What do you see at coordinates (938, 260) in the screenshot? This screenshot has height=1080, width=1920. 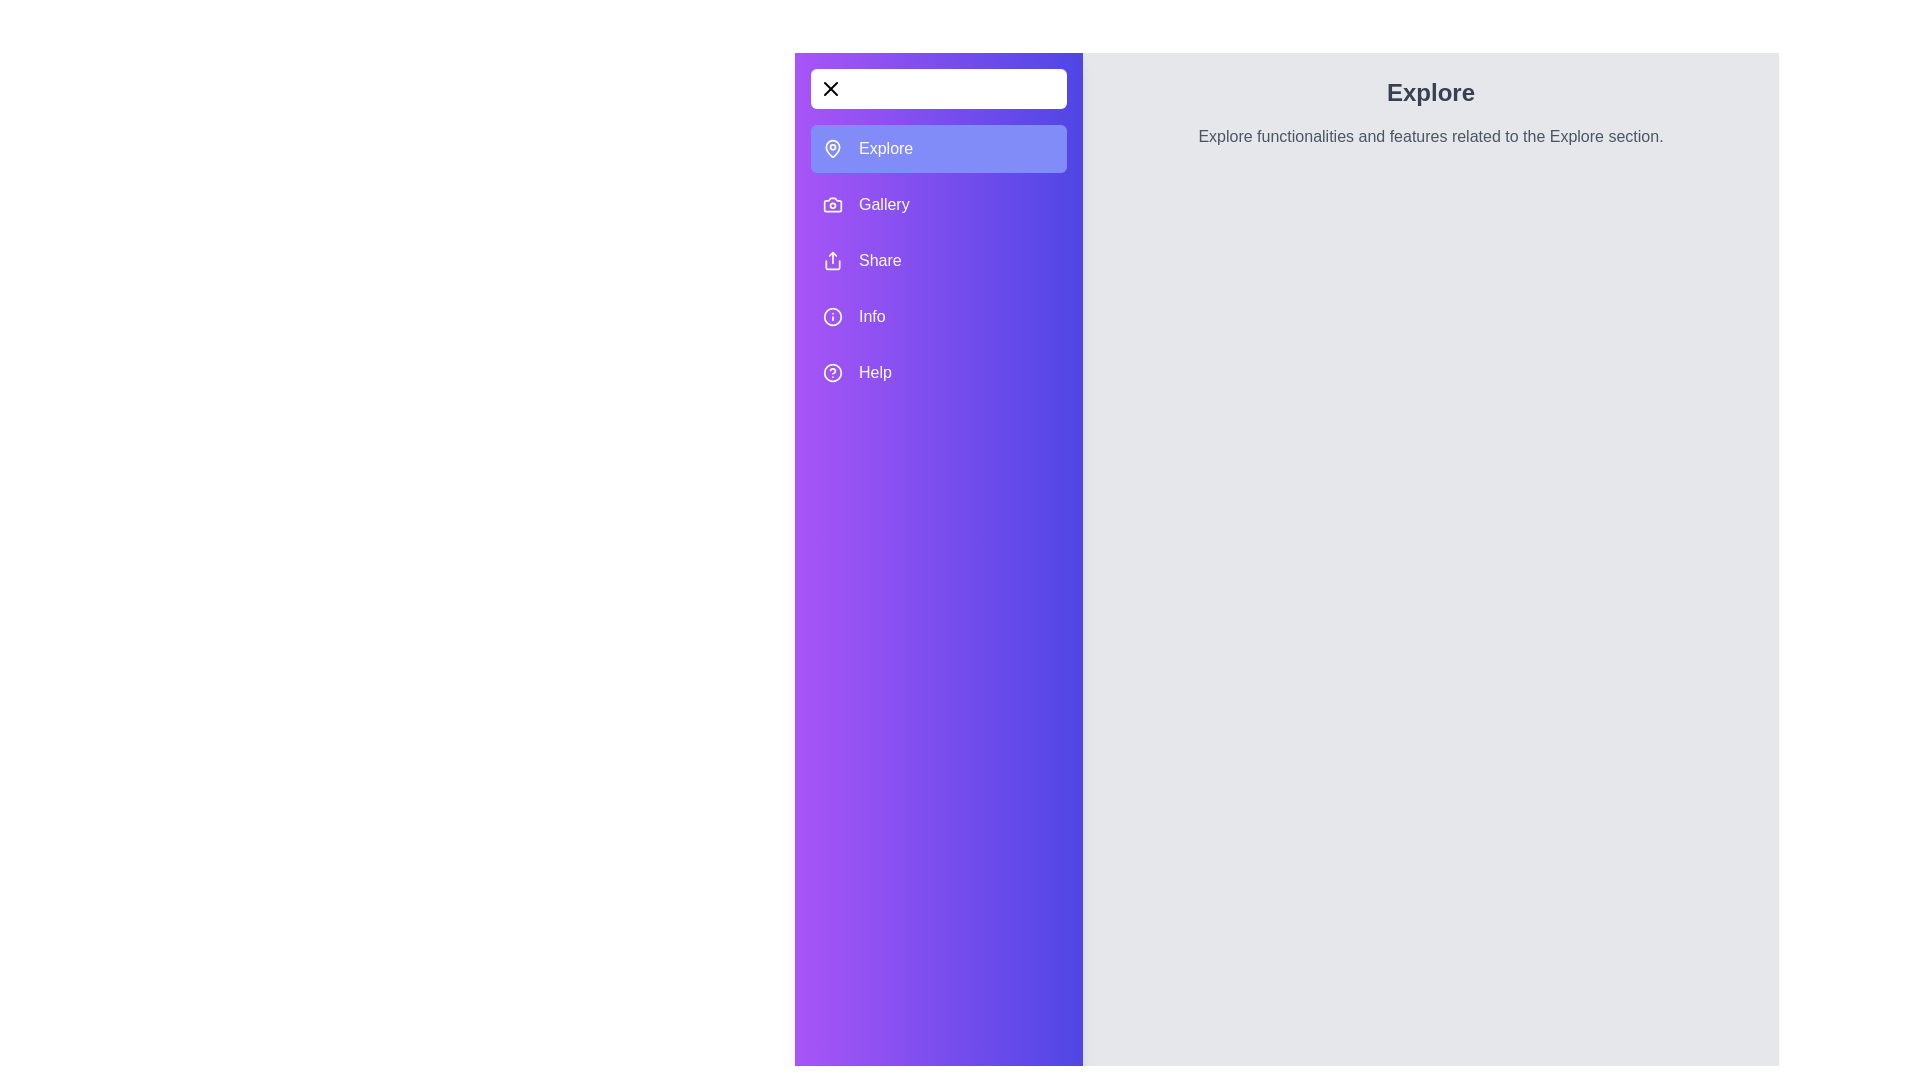 I see `the tab labeled Share in the navigation drawer` at bounding box center [938, 260].